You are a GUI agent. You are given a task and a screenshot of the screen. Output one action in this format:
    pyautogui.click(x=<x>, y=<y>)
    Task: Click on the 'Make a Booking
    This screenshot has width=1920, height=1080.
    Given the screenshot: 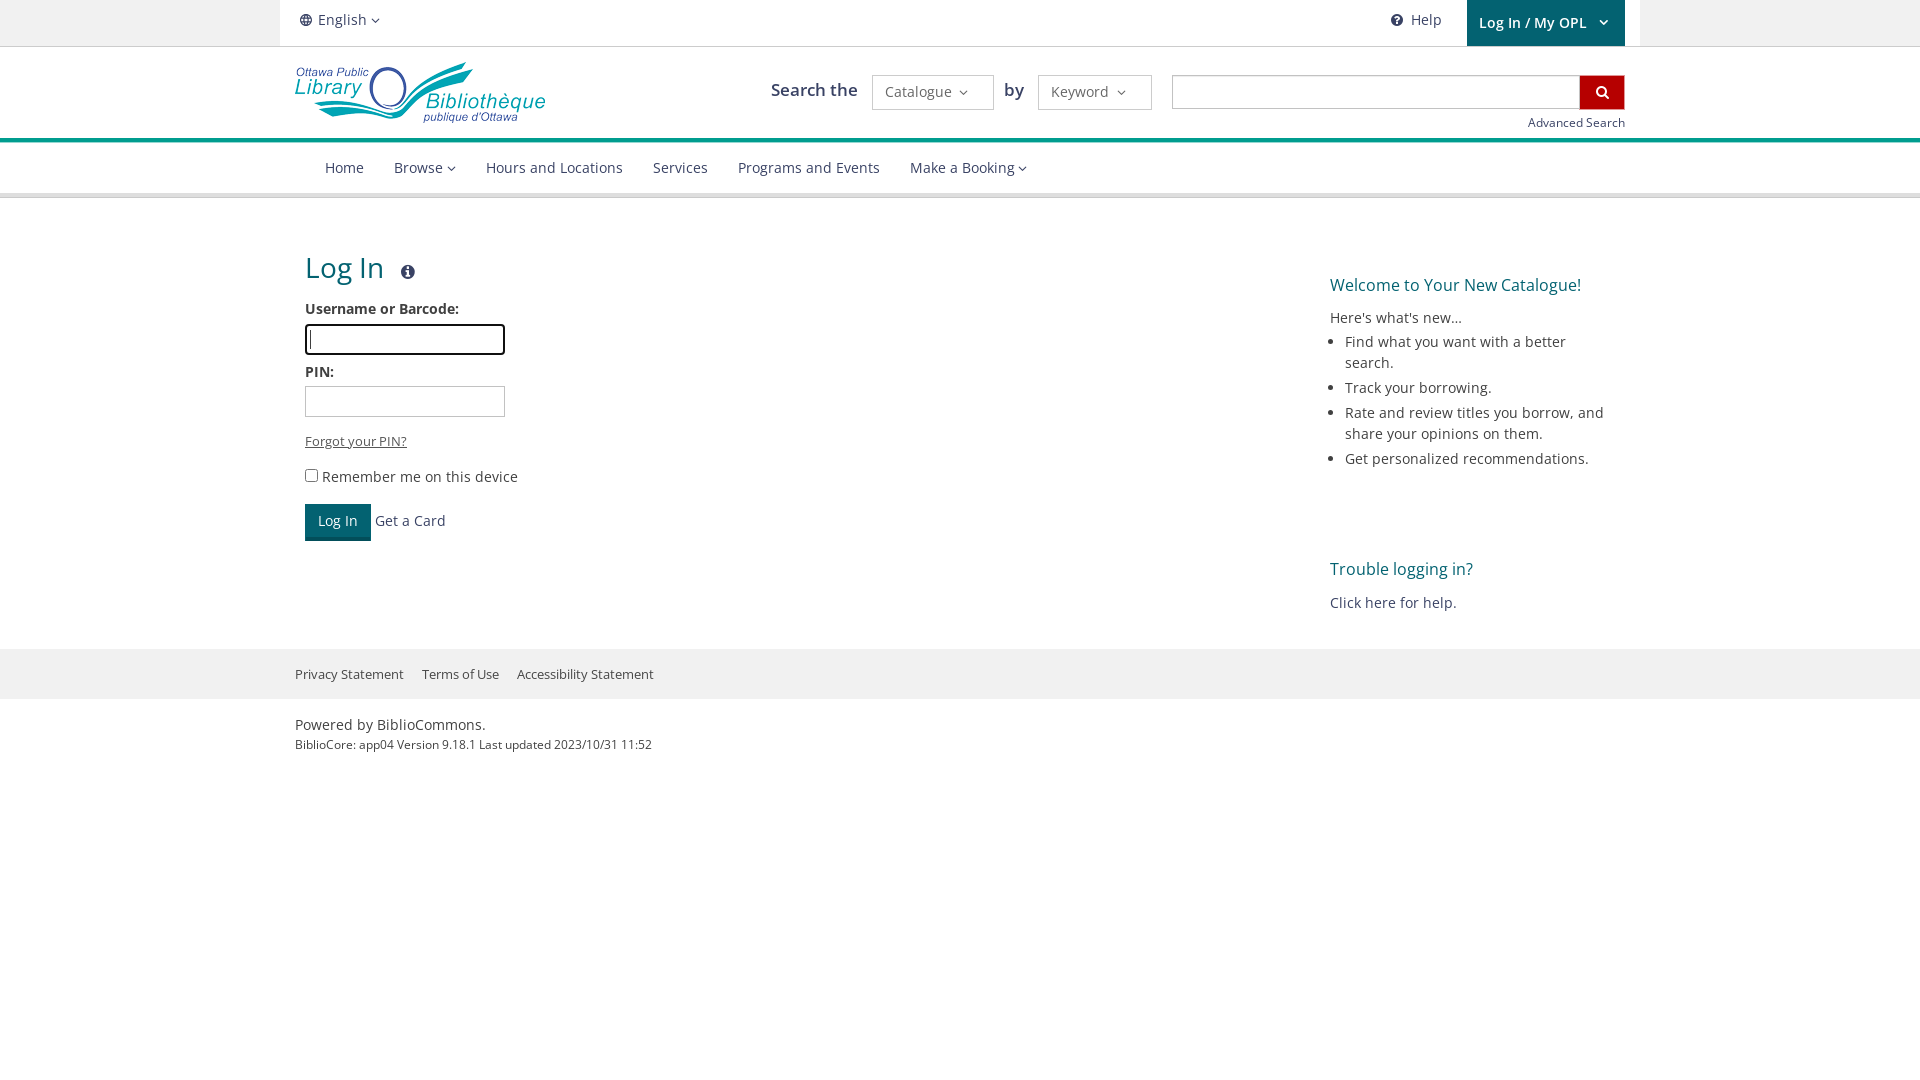 What is the action you would take?
    pyautogui.click(x=968, y=167)
    